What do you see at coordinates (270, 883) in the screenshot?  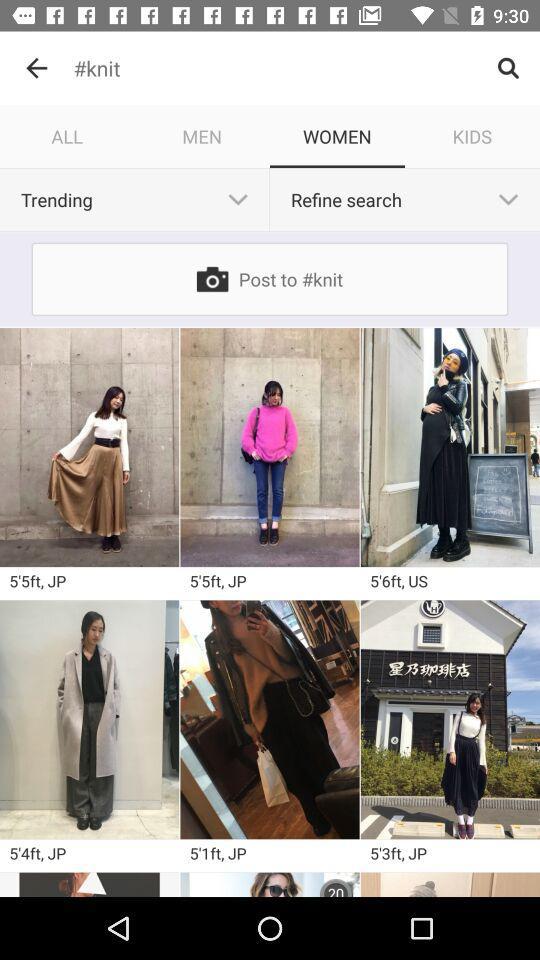 I see `image` at bounding box center [270, 883].